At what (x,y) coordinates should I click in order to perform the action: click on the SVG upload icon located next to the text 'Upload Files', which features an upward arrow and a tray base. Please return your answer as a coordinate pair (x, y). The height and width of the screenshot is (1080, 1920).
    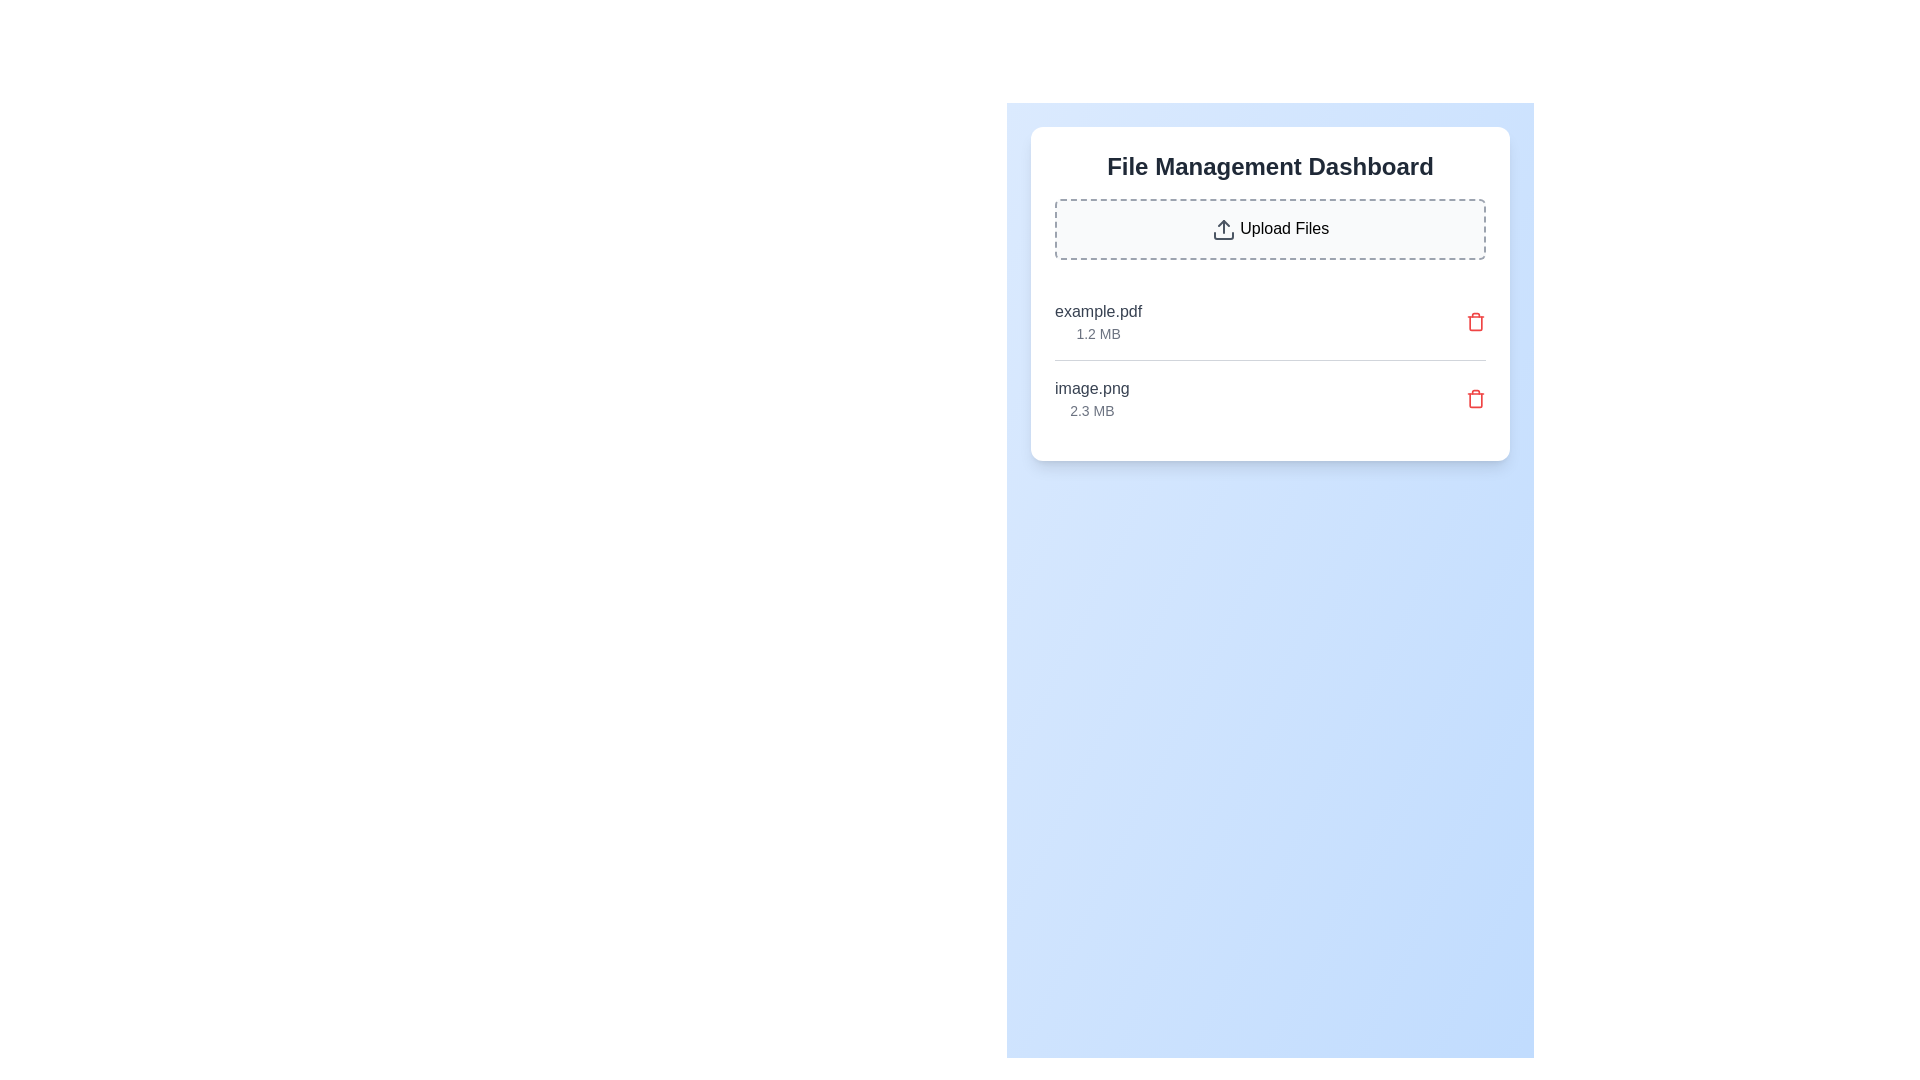
    Looking at the image, I should click on (1222, 228).